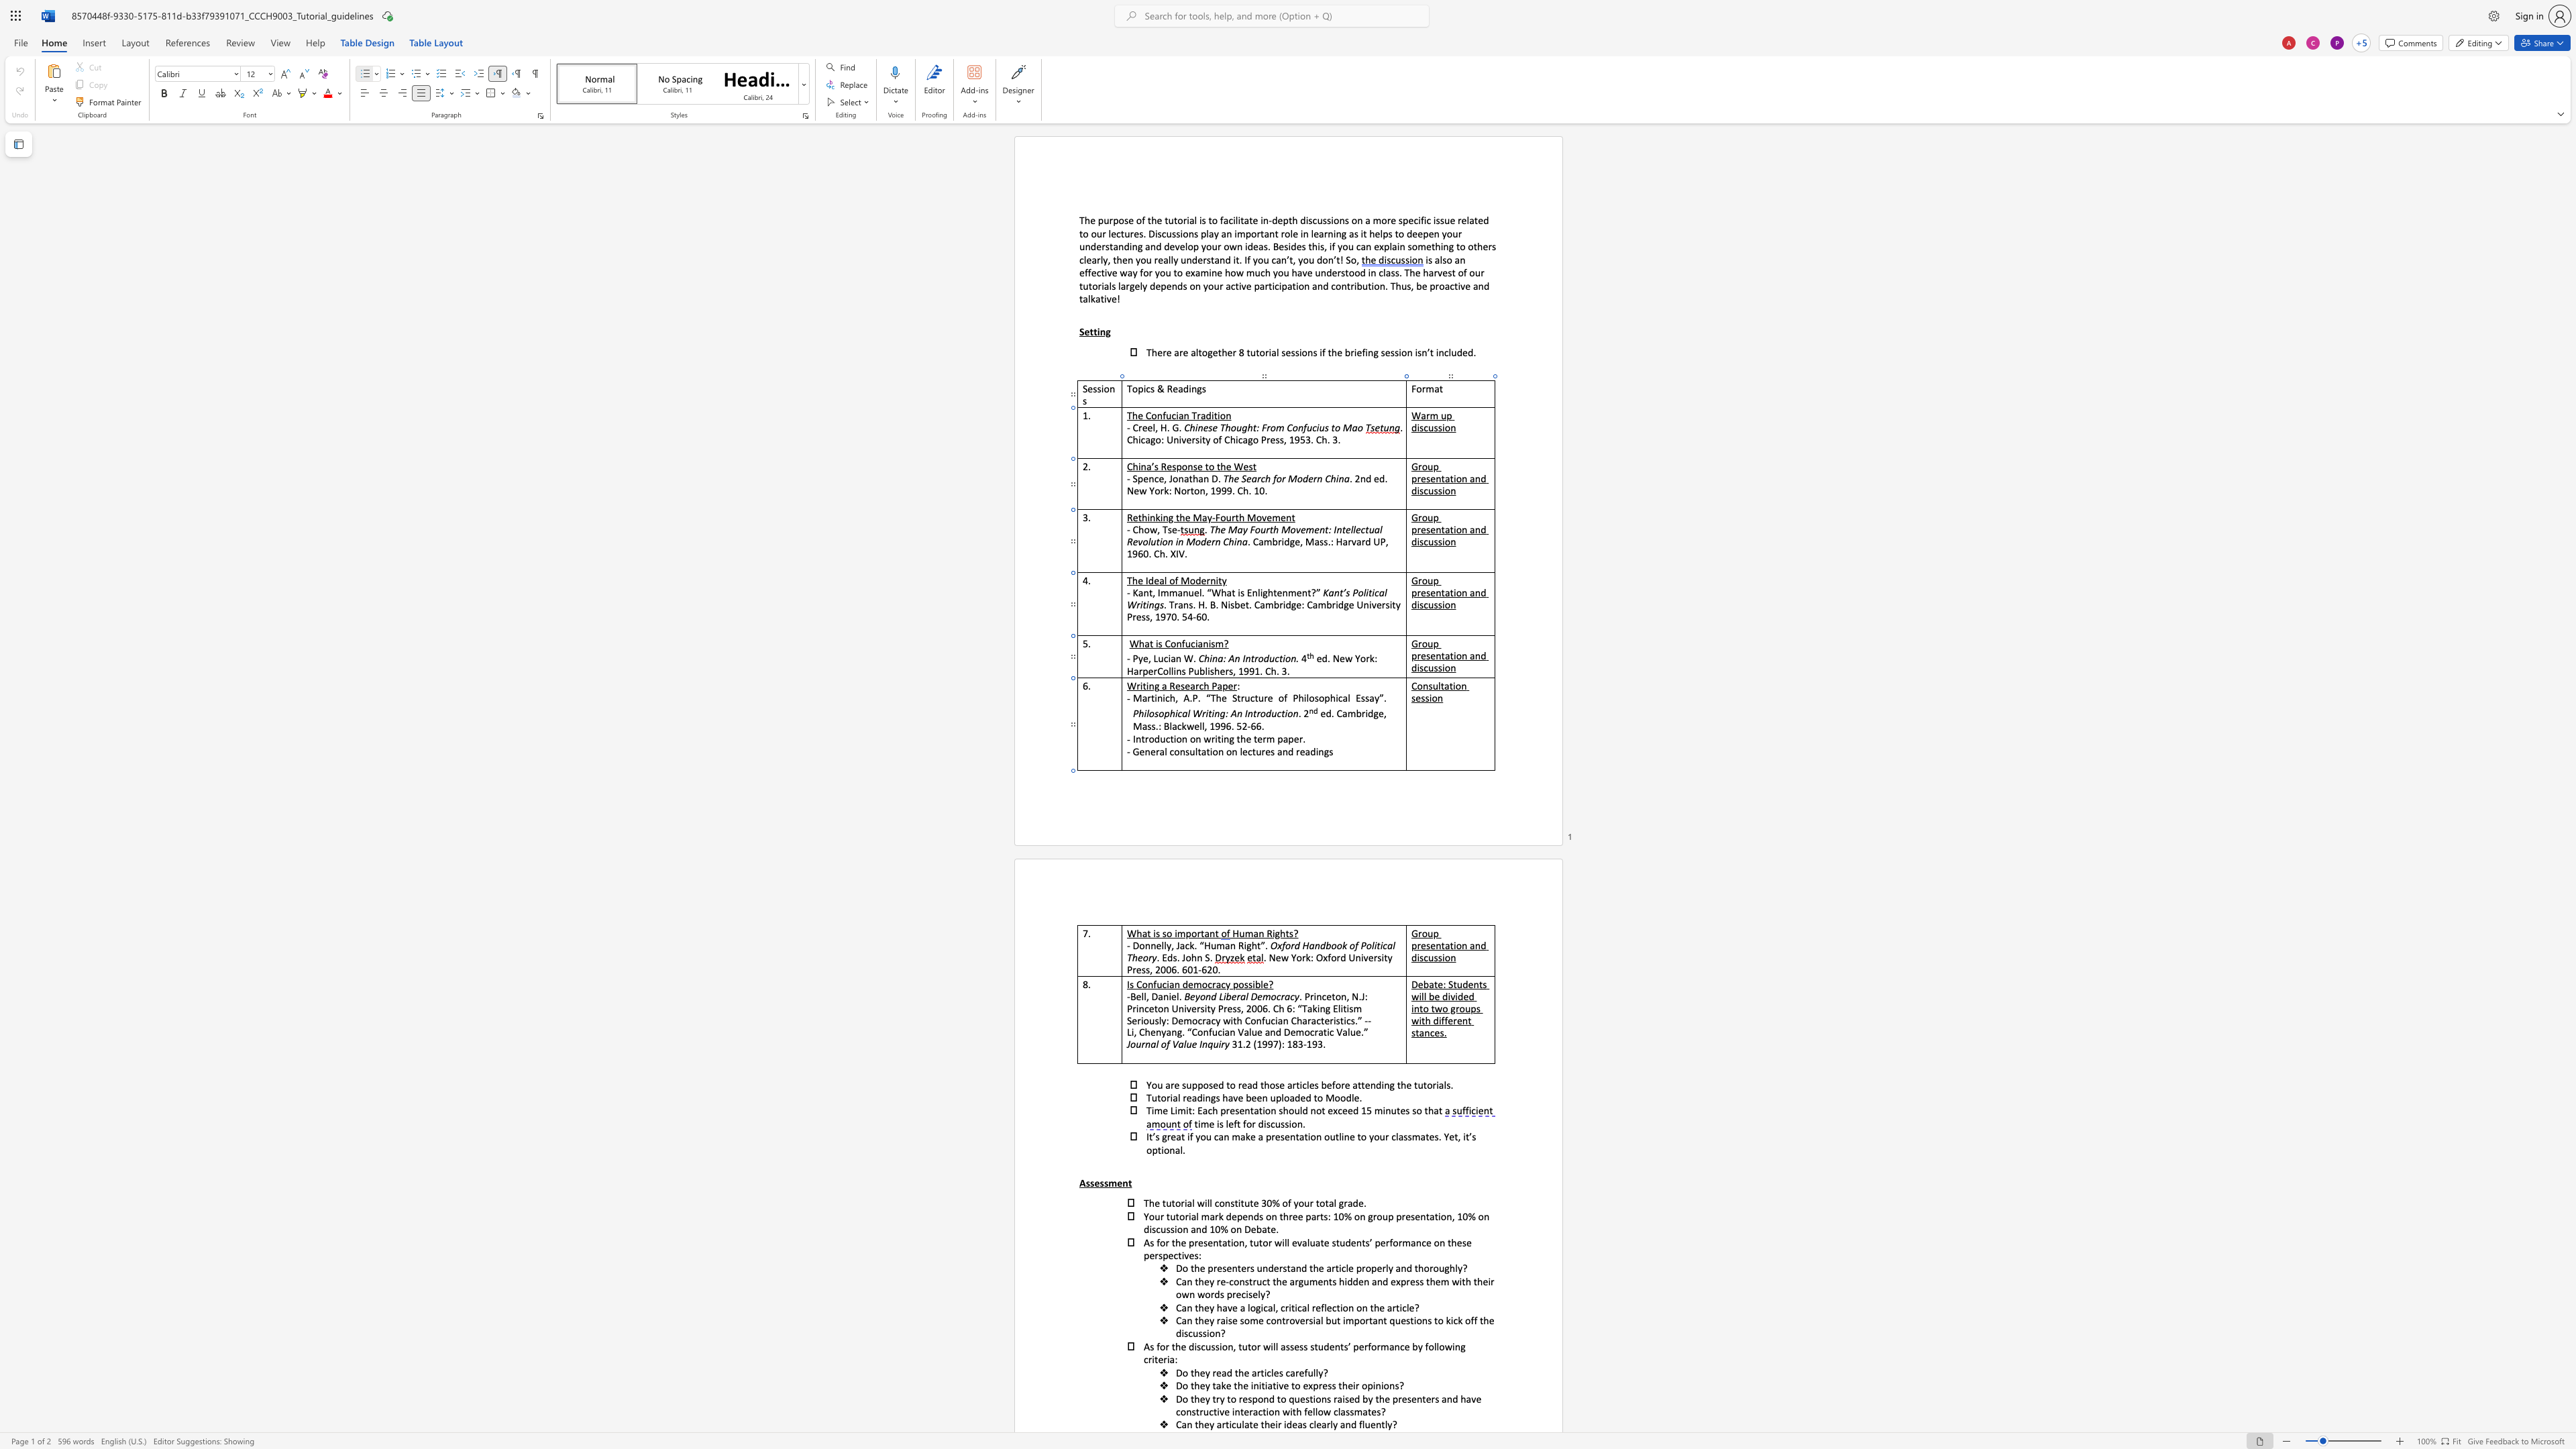 Image resolution: width=2576 pixels, height=1449 pixels. I want to click on the space between the continuous character "h" and "a" in the text, so click(1141, 933).